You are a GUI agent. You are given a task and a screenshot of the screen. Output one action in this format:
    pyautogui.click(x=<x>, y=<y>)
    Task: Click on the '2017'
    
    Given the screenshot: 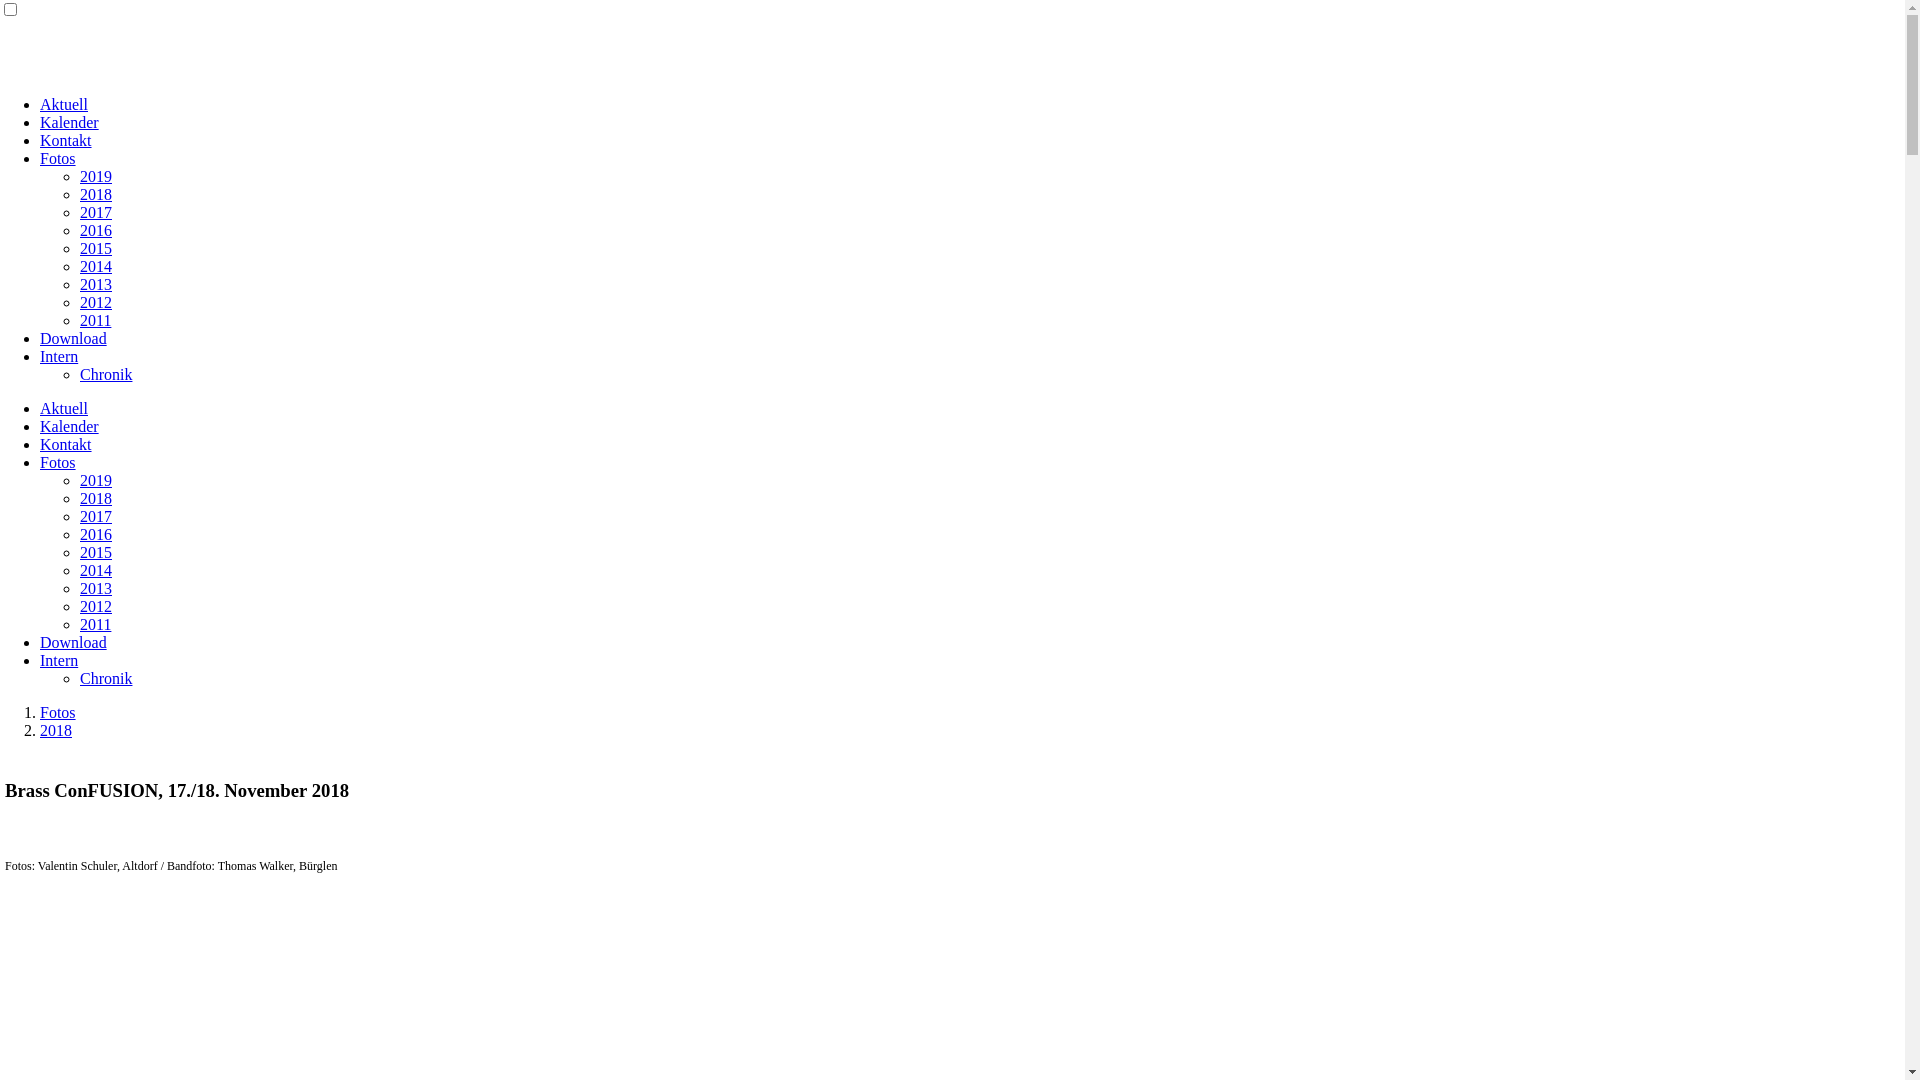 What is the action you would take?
    pyautogui.click(x=95, y=212)
    